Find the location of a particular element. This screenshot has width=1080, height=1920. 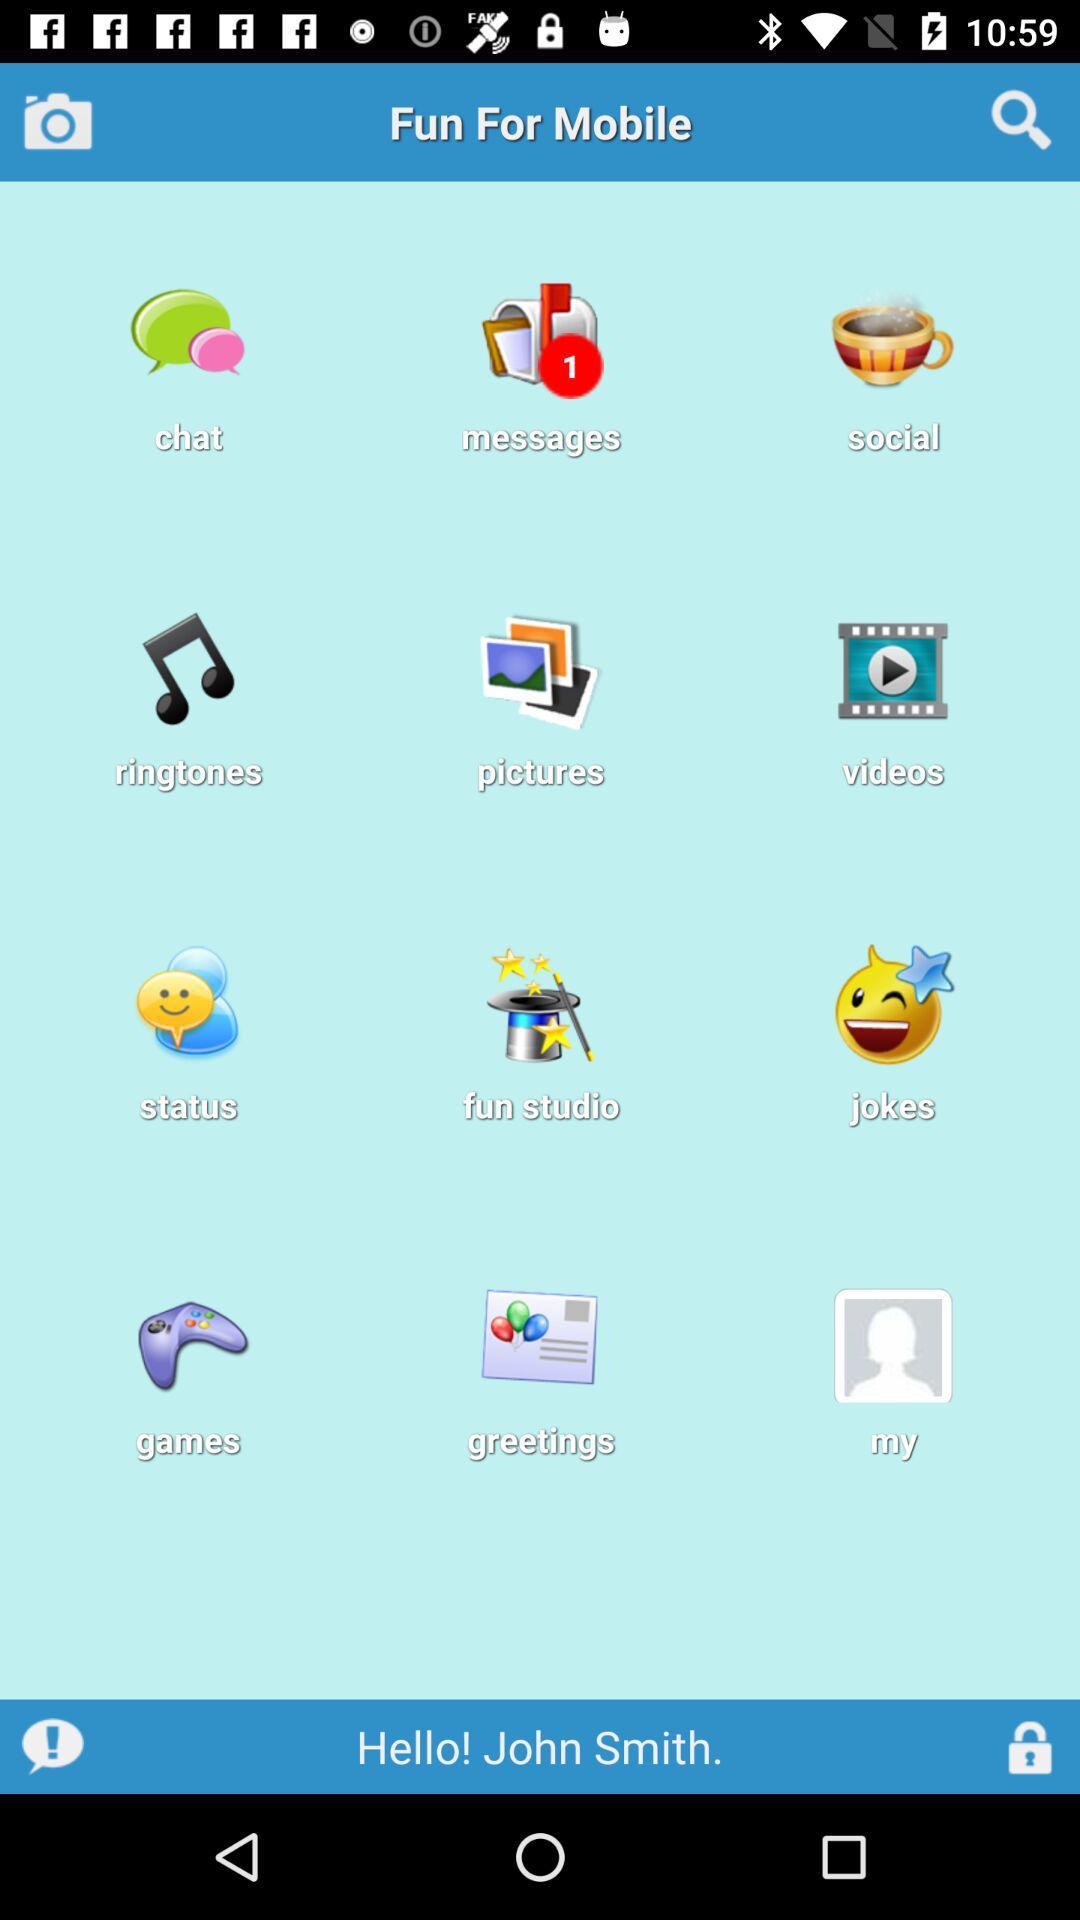

app to the right of fun for mobile icon is located at coordinates (1021, 120).